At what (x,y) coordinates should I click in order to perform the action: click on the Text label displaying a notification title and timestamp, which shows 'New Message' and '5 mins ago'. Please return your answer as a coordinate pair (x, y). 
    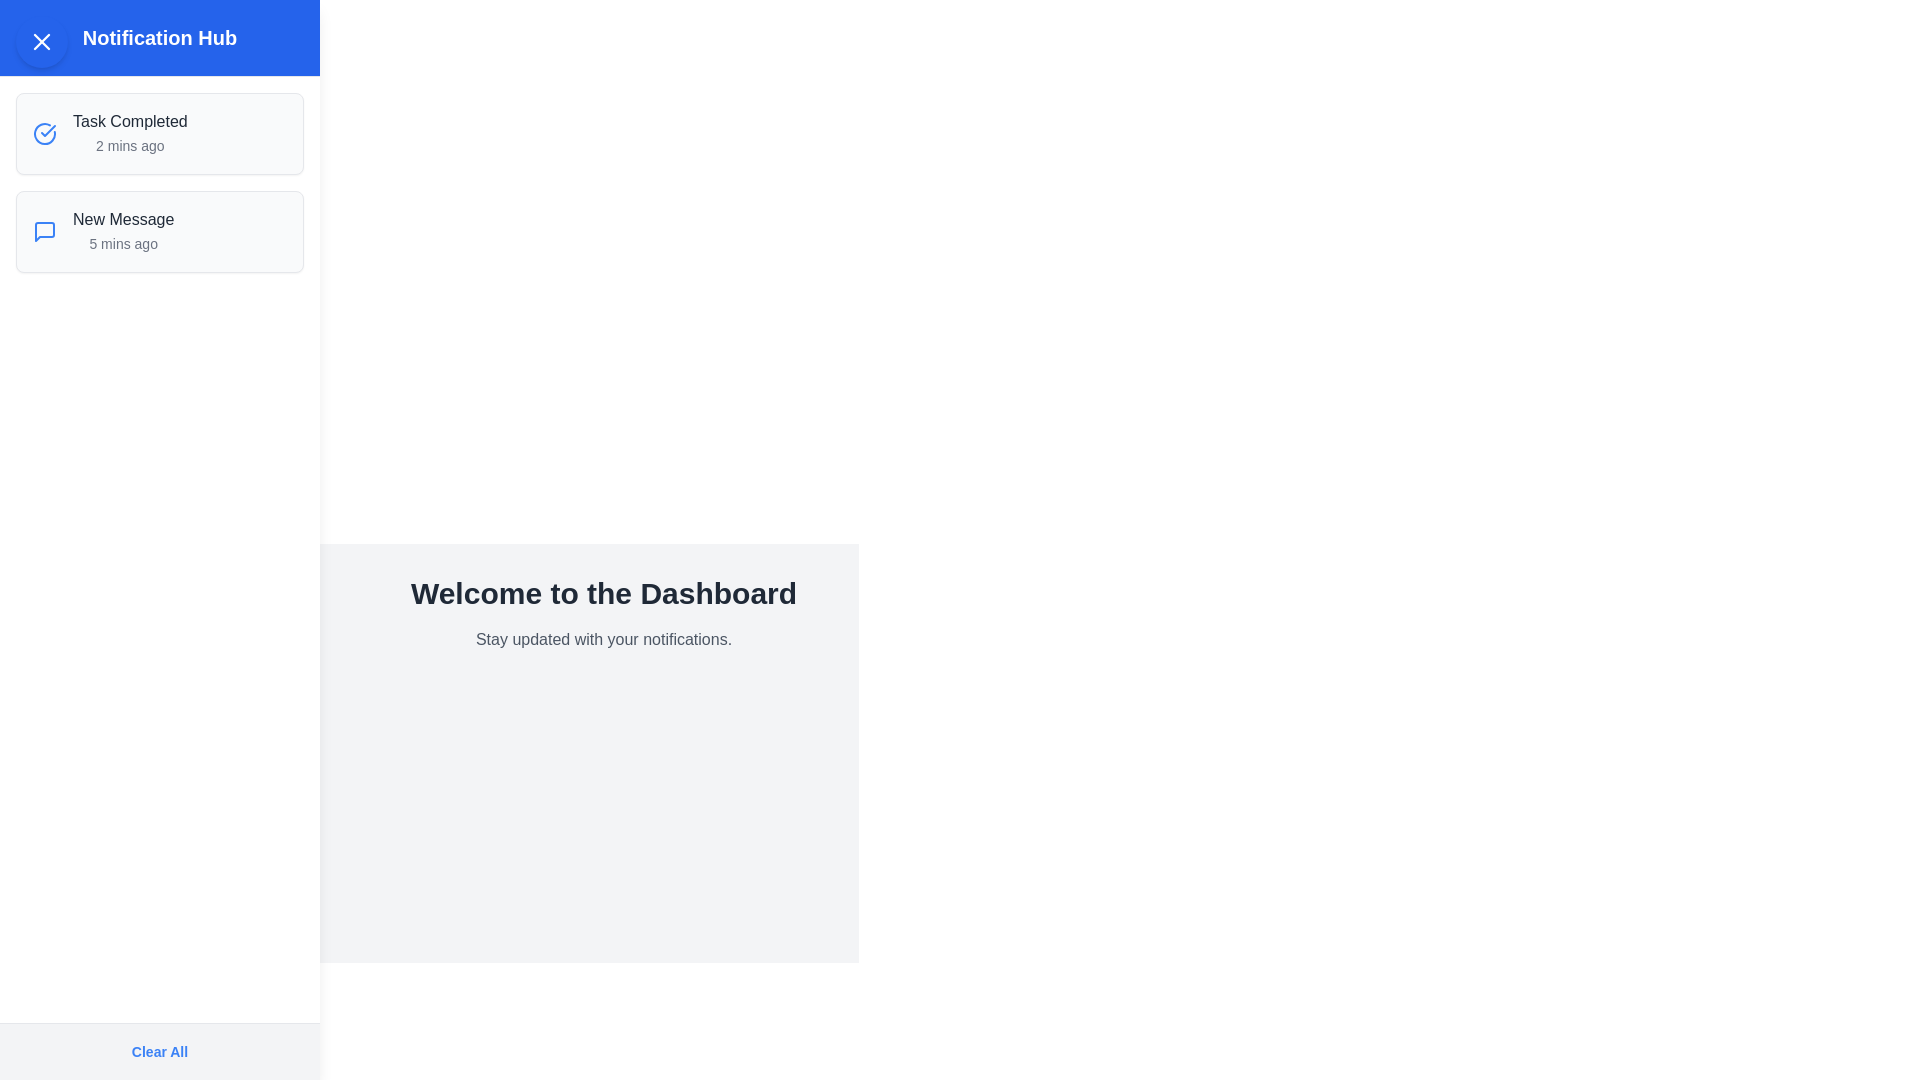
    Looking at the image, I should click on (122, 230).